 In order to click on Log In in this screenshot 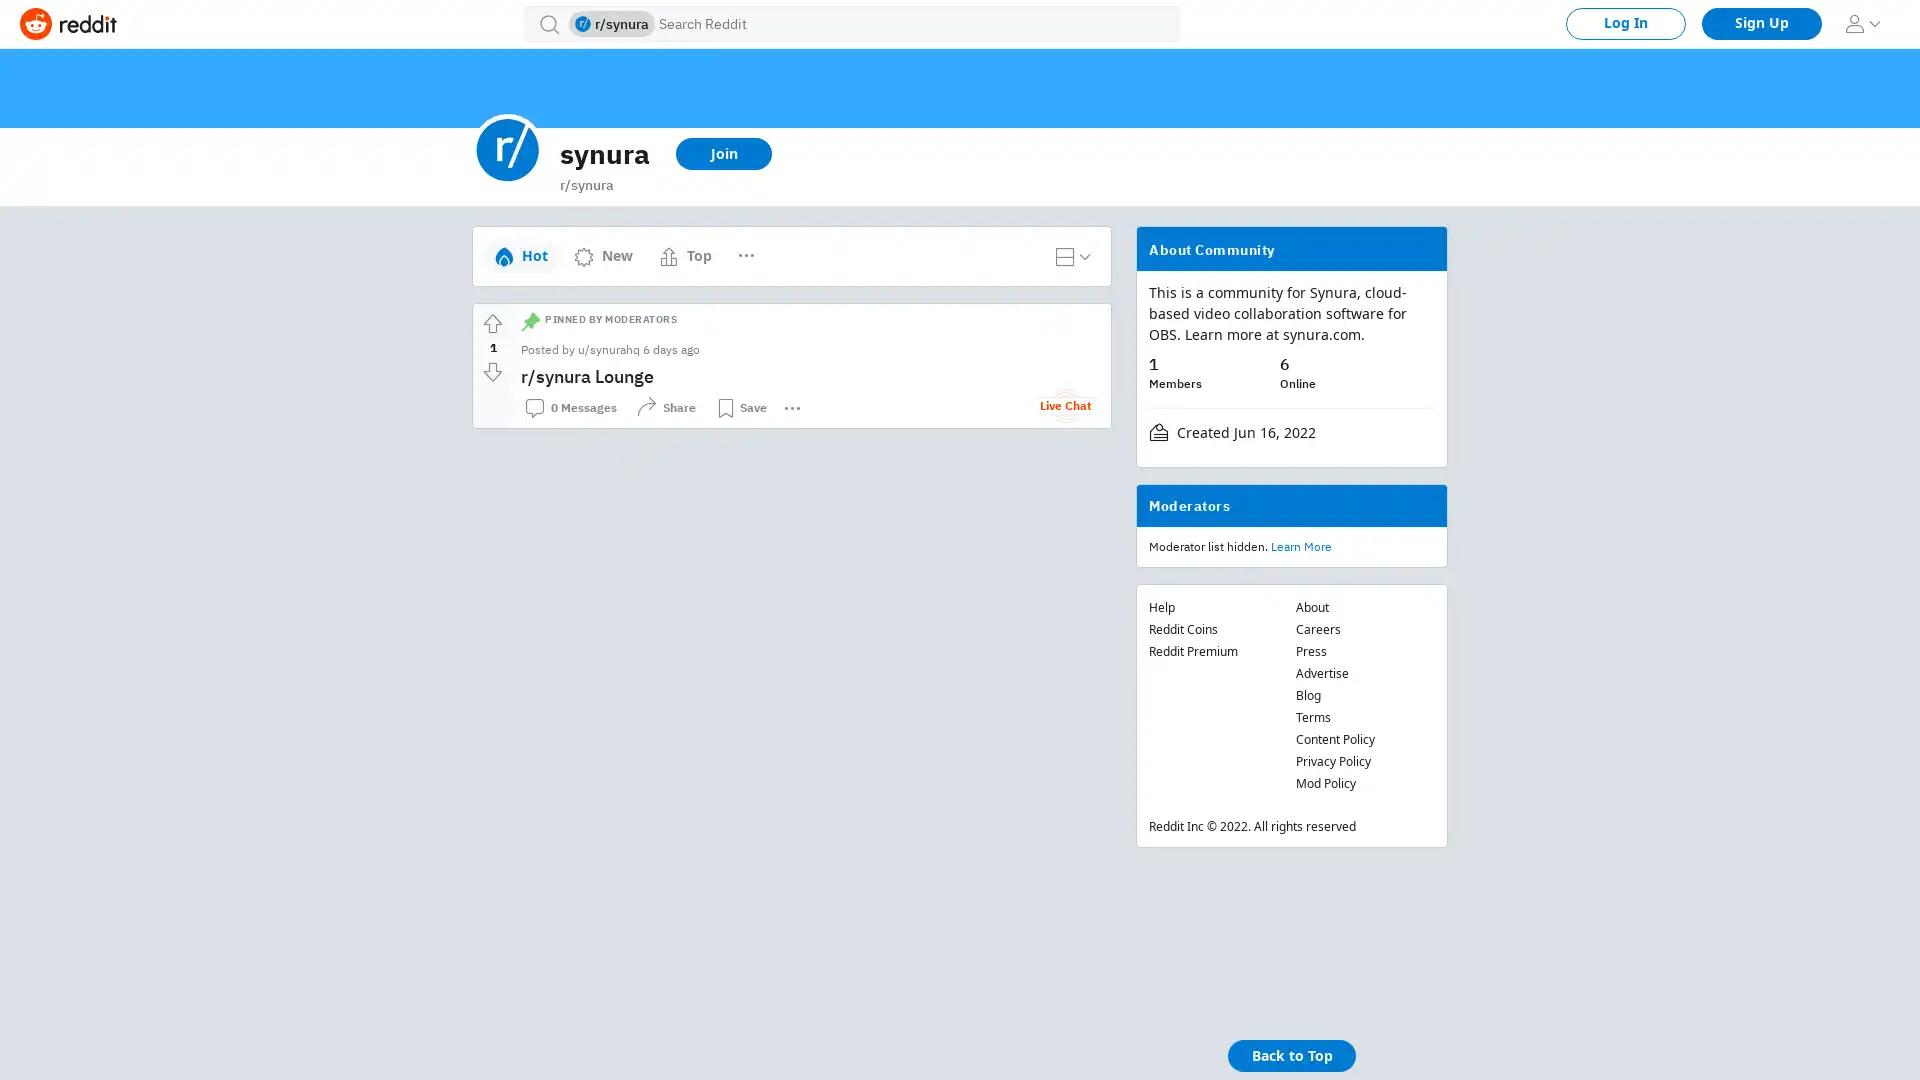, I will do `click(1626, 23)`.